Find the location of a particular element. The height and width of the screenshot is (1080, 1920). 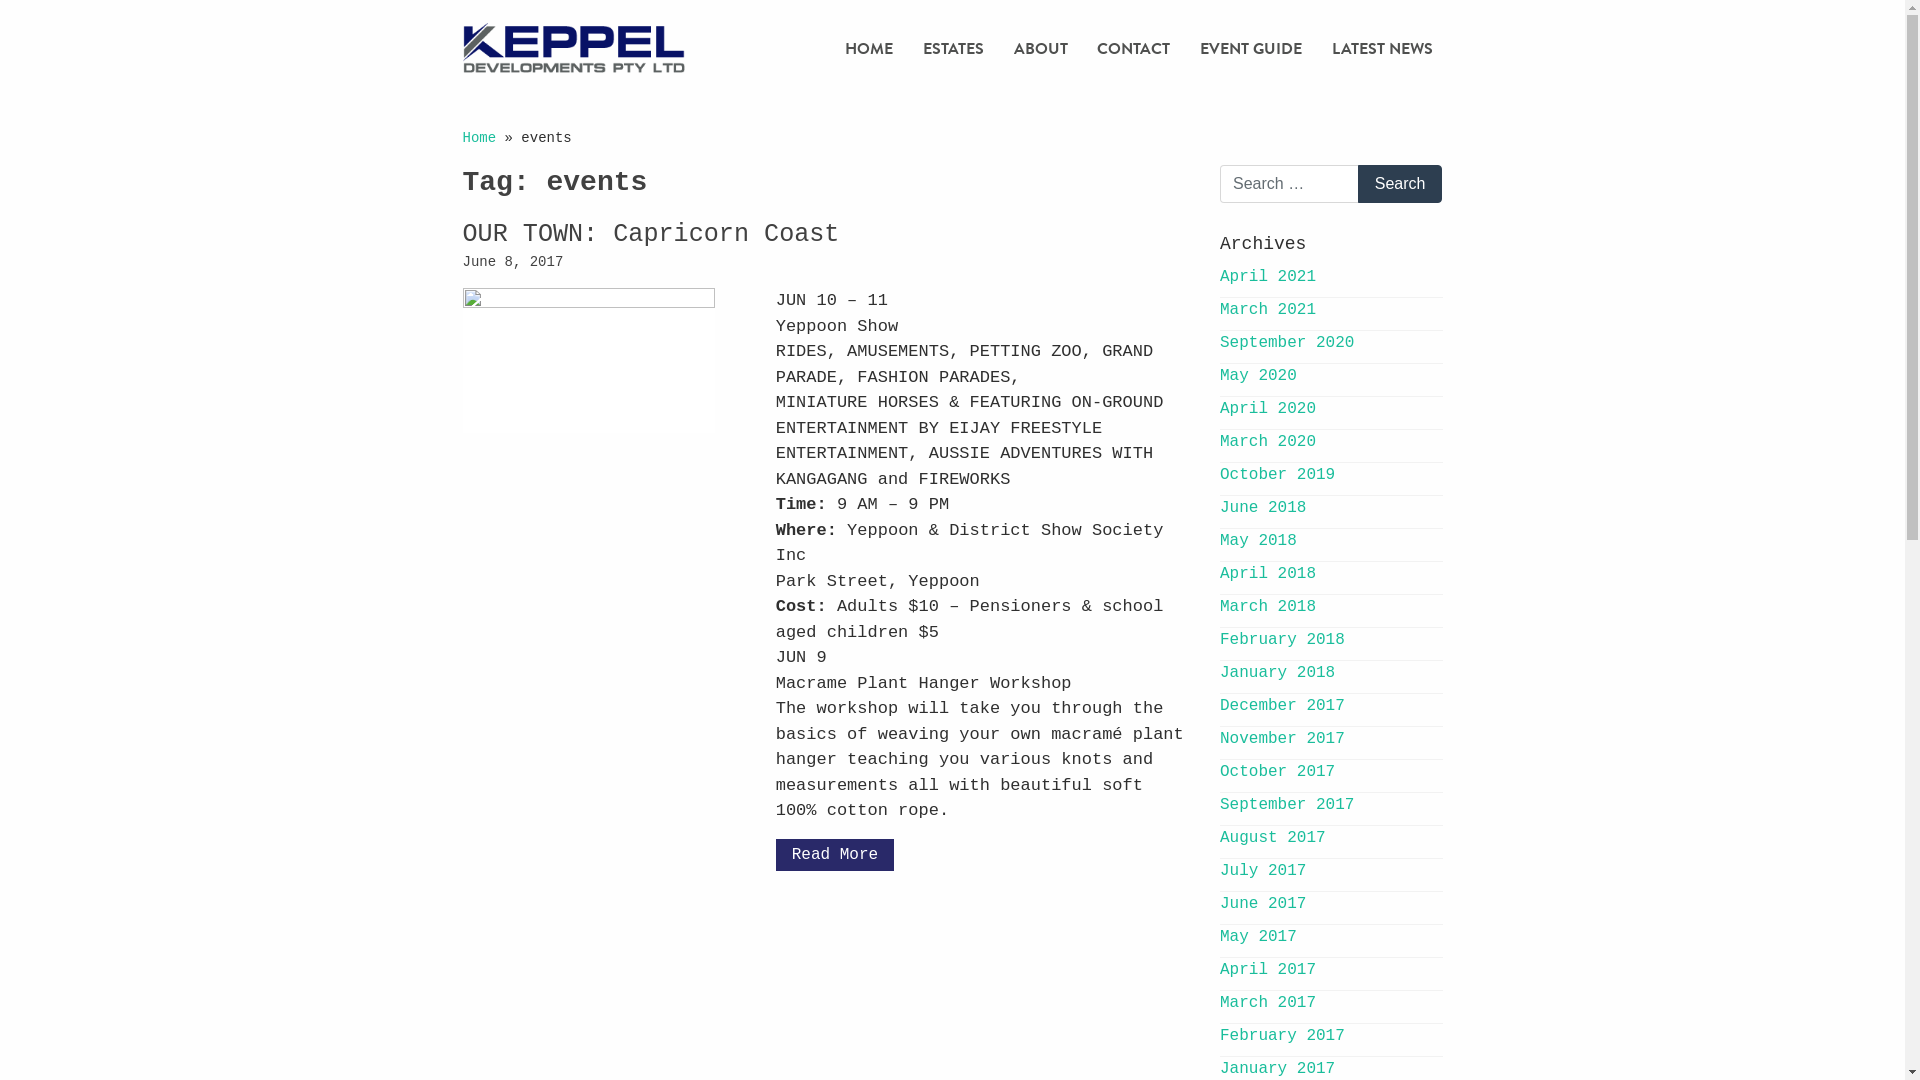

'EVENT GUIDE' is located at coordinates (1250, 47).